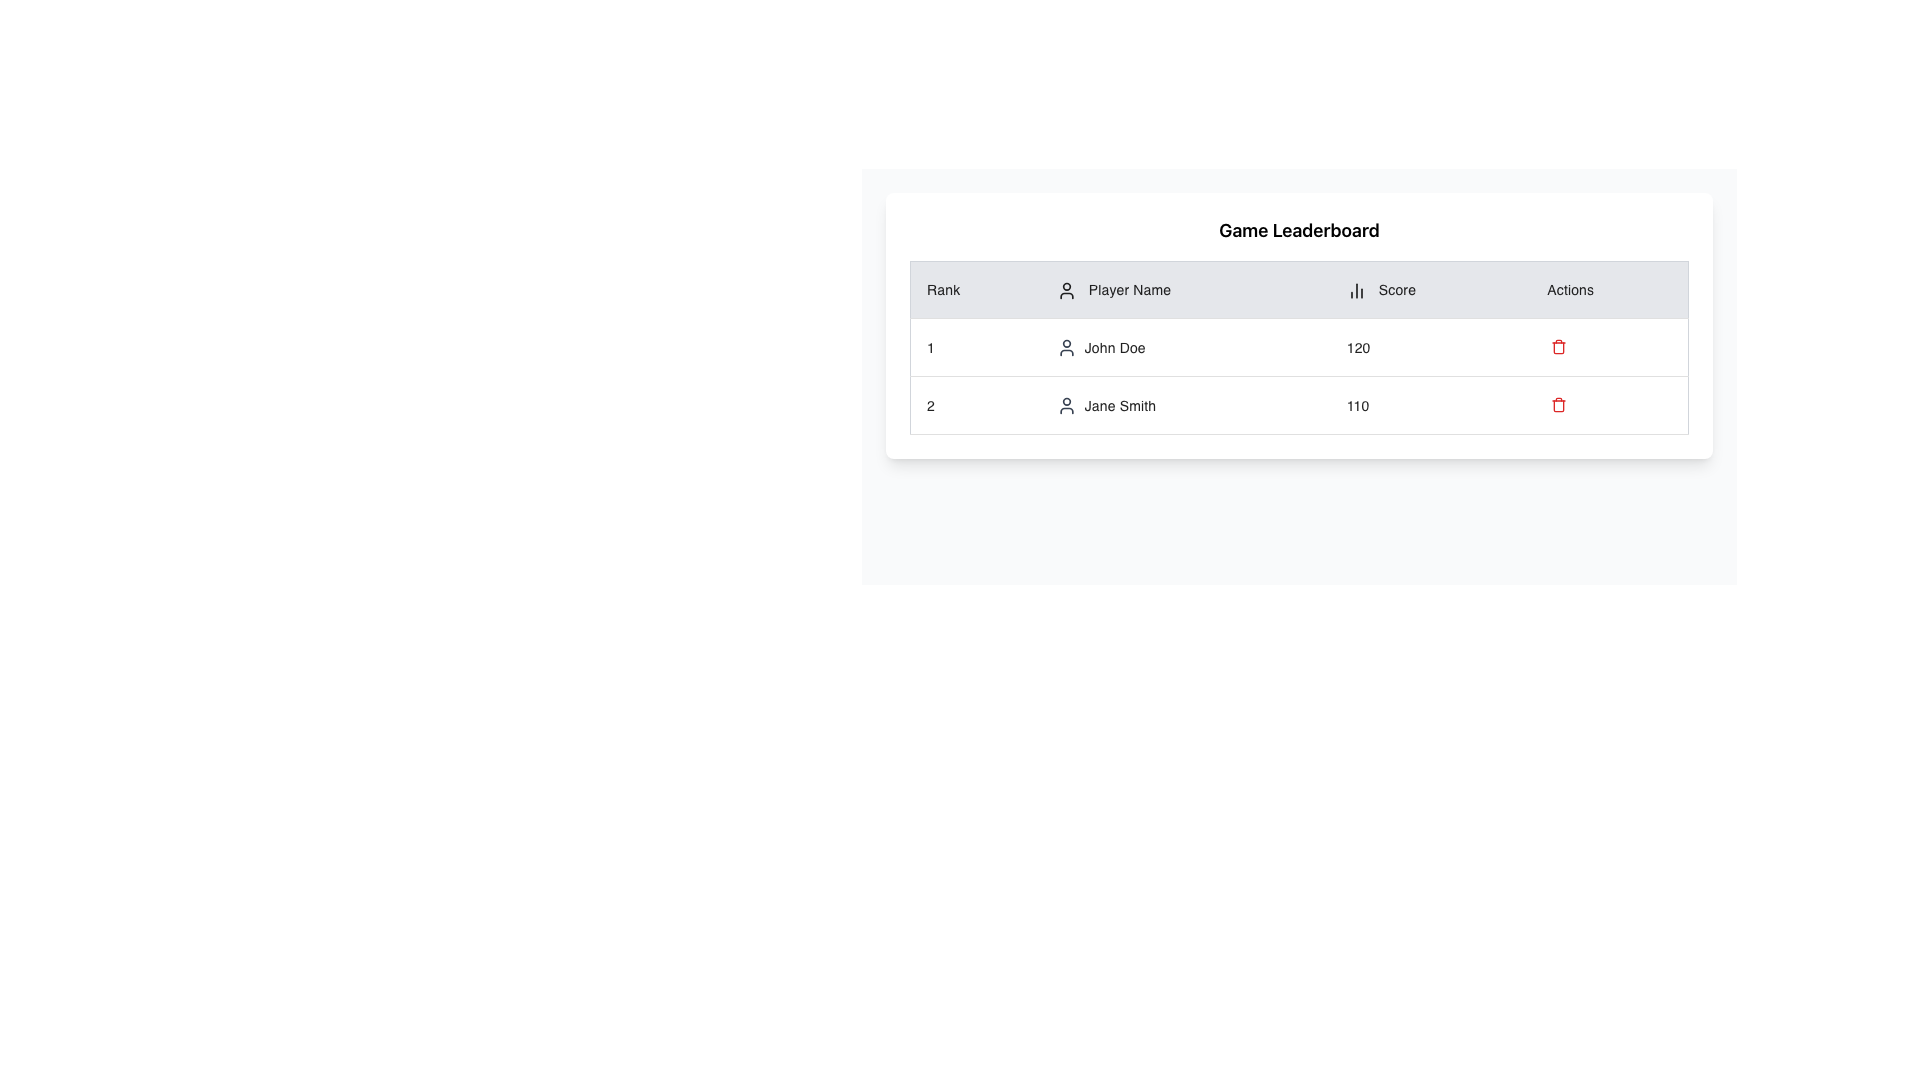 This screenshot has width=1920, height=1080. Describe the element at coordinates (1356, 291) in the screenshot. I see `the small bar chart icon located in the header of the 'Score' column of the leaderboard table` at that location.